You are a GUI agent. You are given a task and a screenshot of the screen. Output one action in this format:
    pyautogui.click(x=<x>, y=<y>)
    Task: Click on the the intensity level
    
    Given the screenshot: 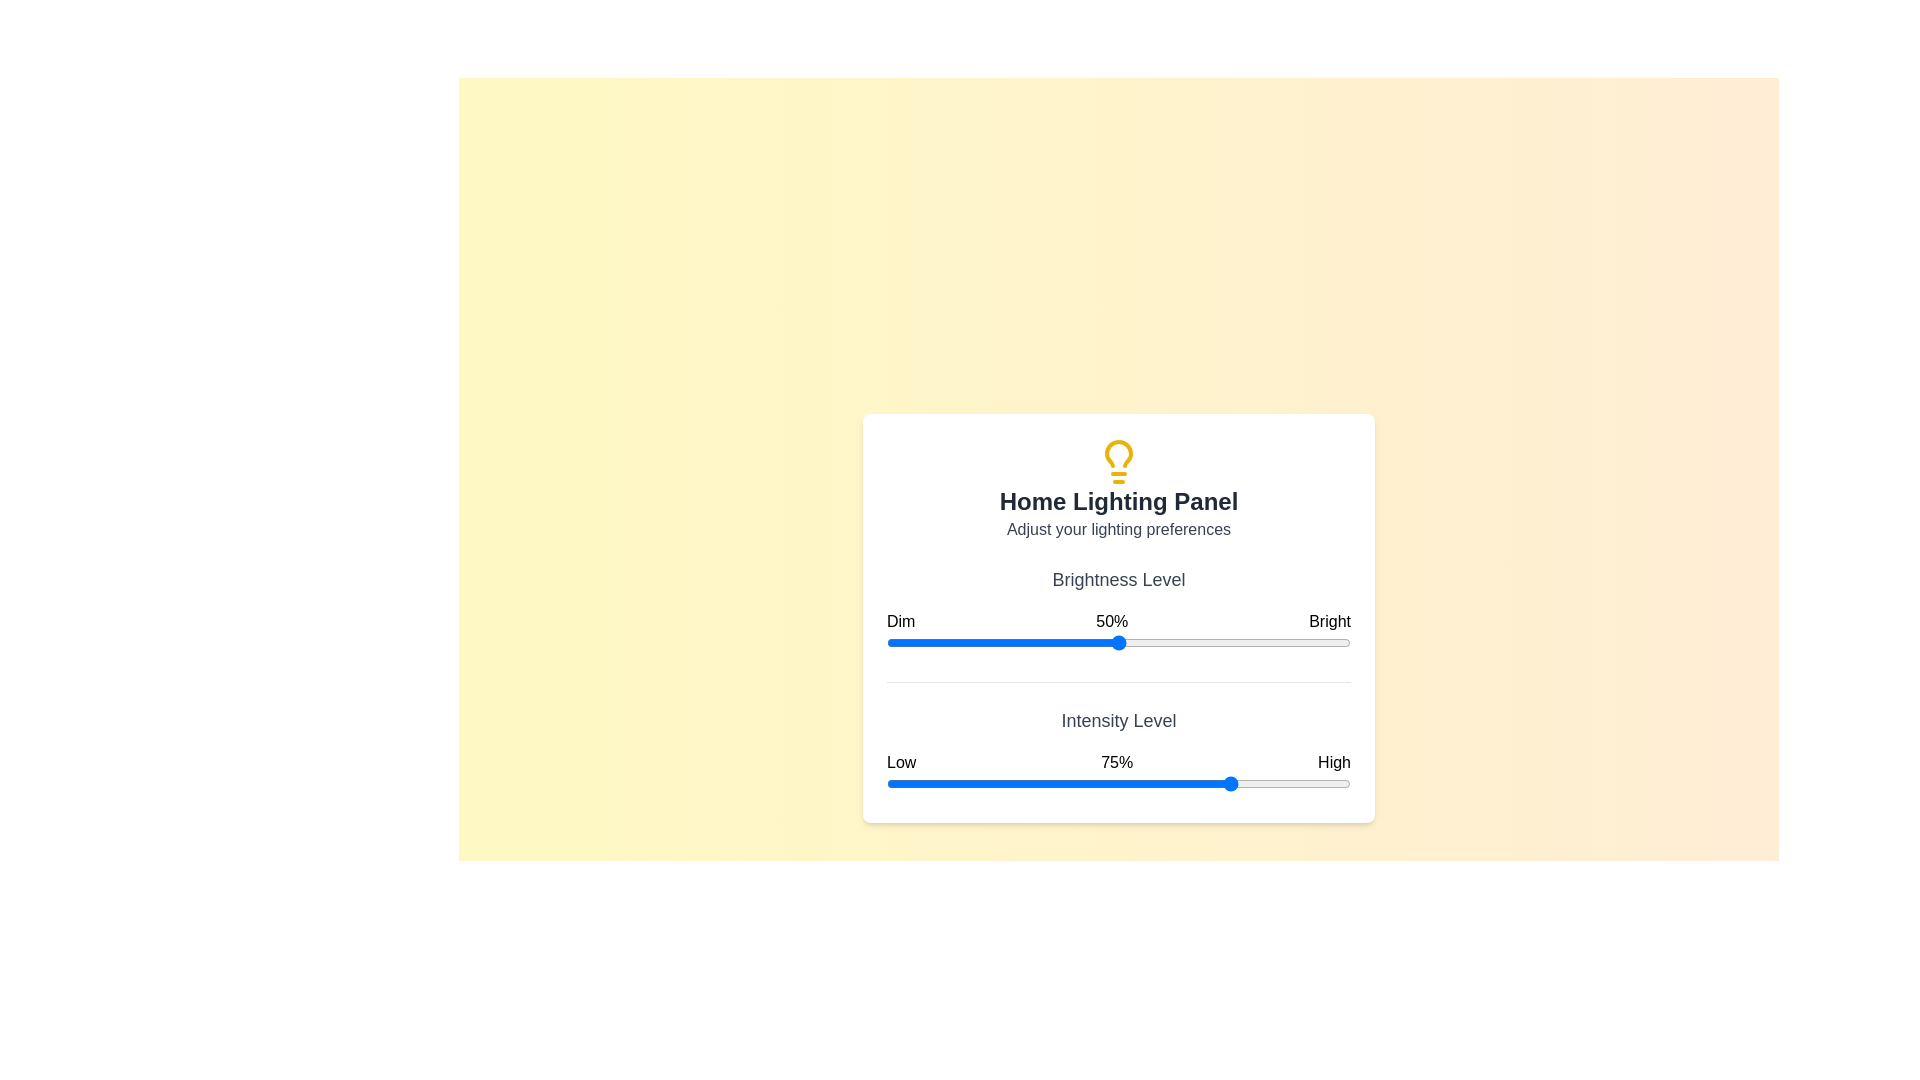 What is the action you would take?
    pyautogui.click(x=1117, y=782)
    